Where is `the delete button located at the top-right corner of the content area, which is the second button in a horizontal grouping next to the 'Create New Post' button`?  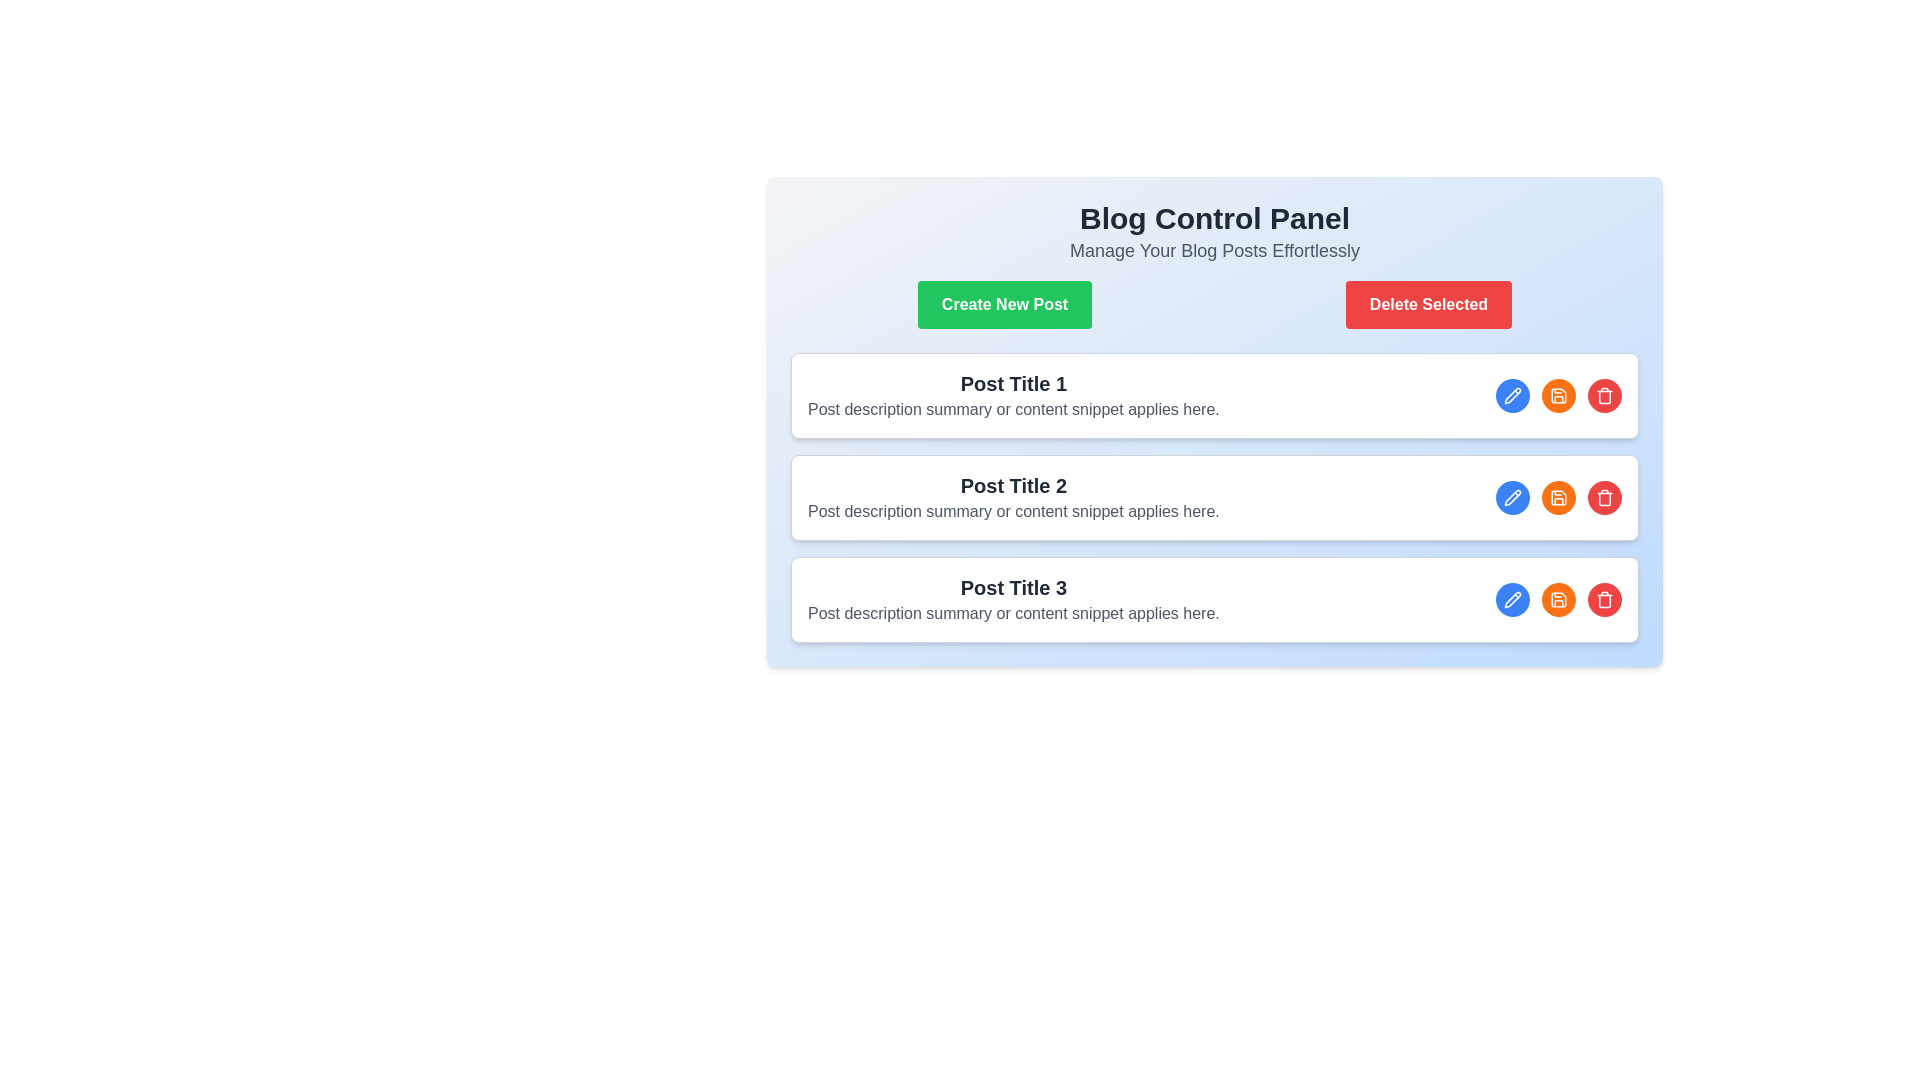 the delete button located at the top-right corner of the content area, which is the second button in a horizontal grouping next to the 'Create New Post' button is located at coordinates (1428, 304).